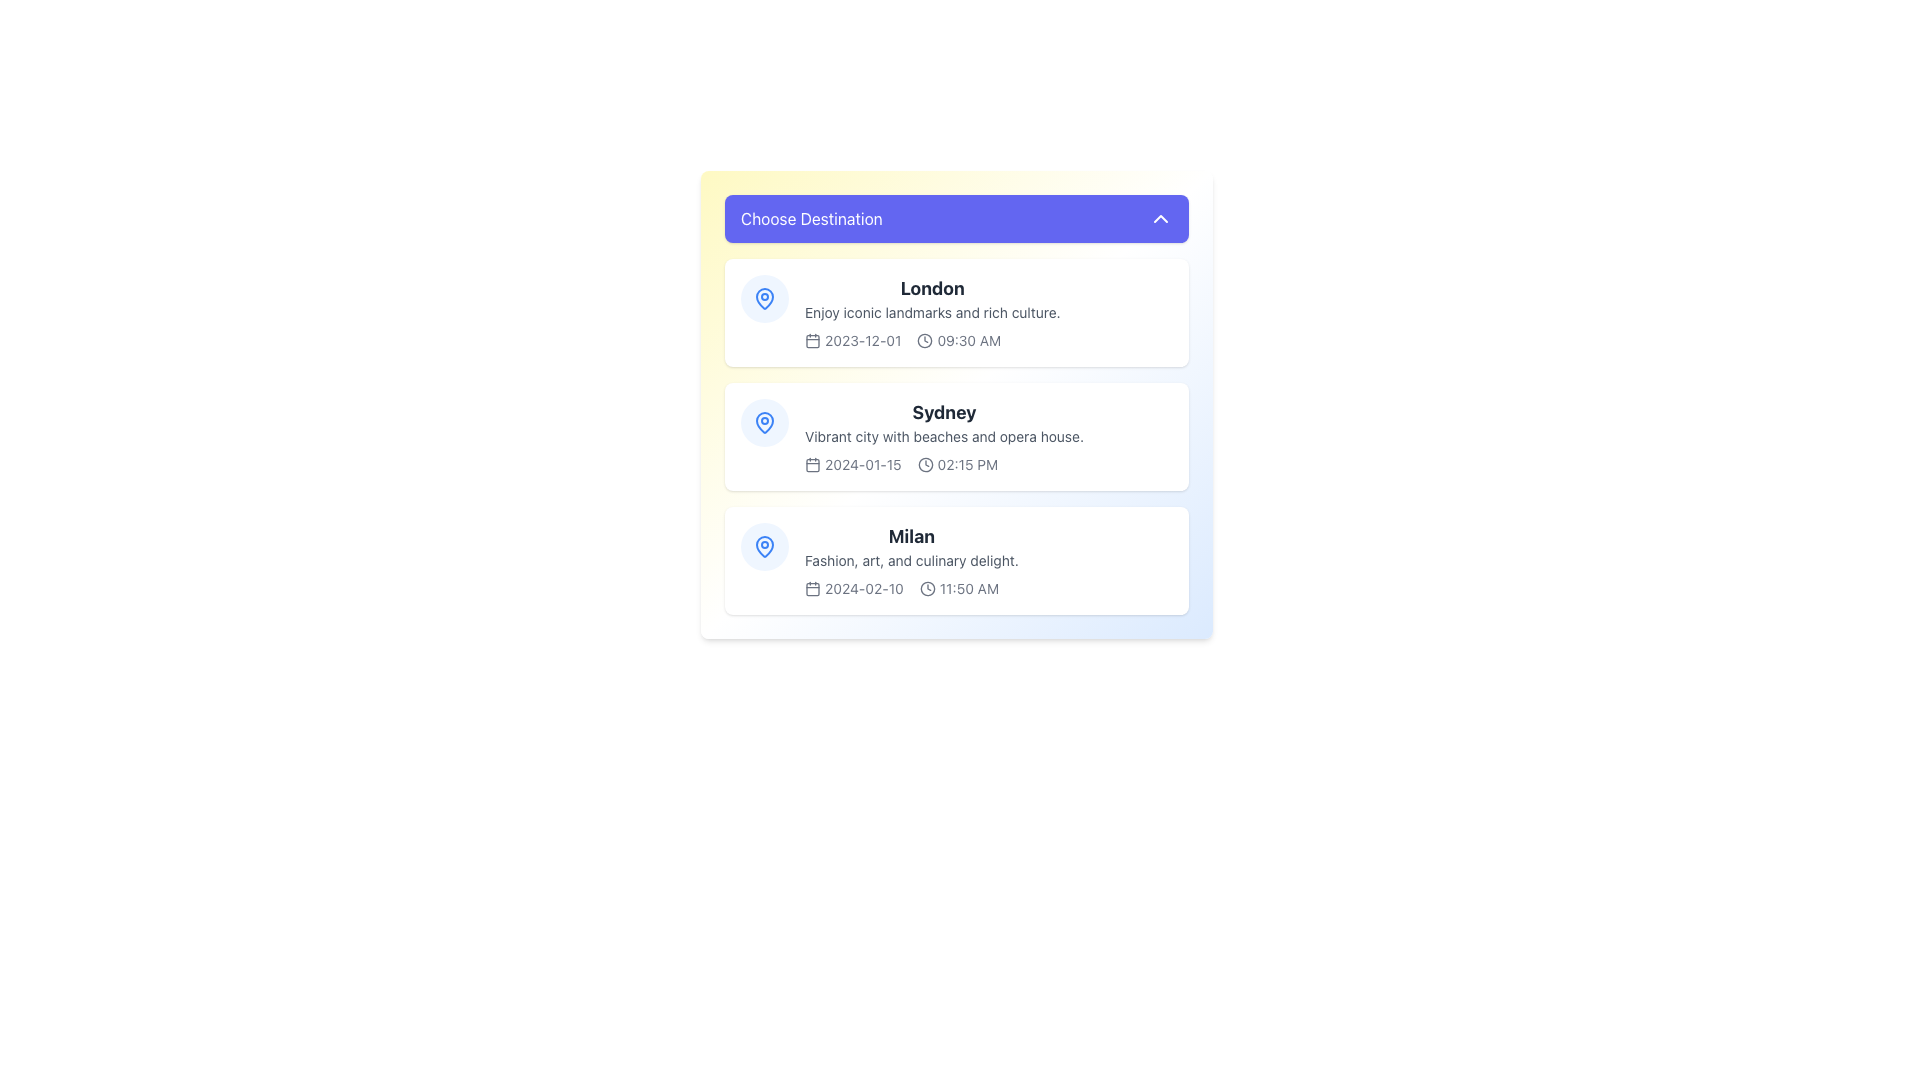  I want to click on the calendar icon located centrally within the calendar icon representing a highlighted or special date adjacent to the date text for Milan's travel date, so click(812, 588).